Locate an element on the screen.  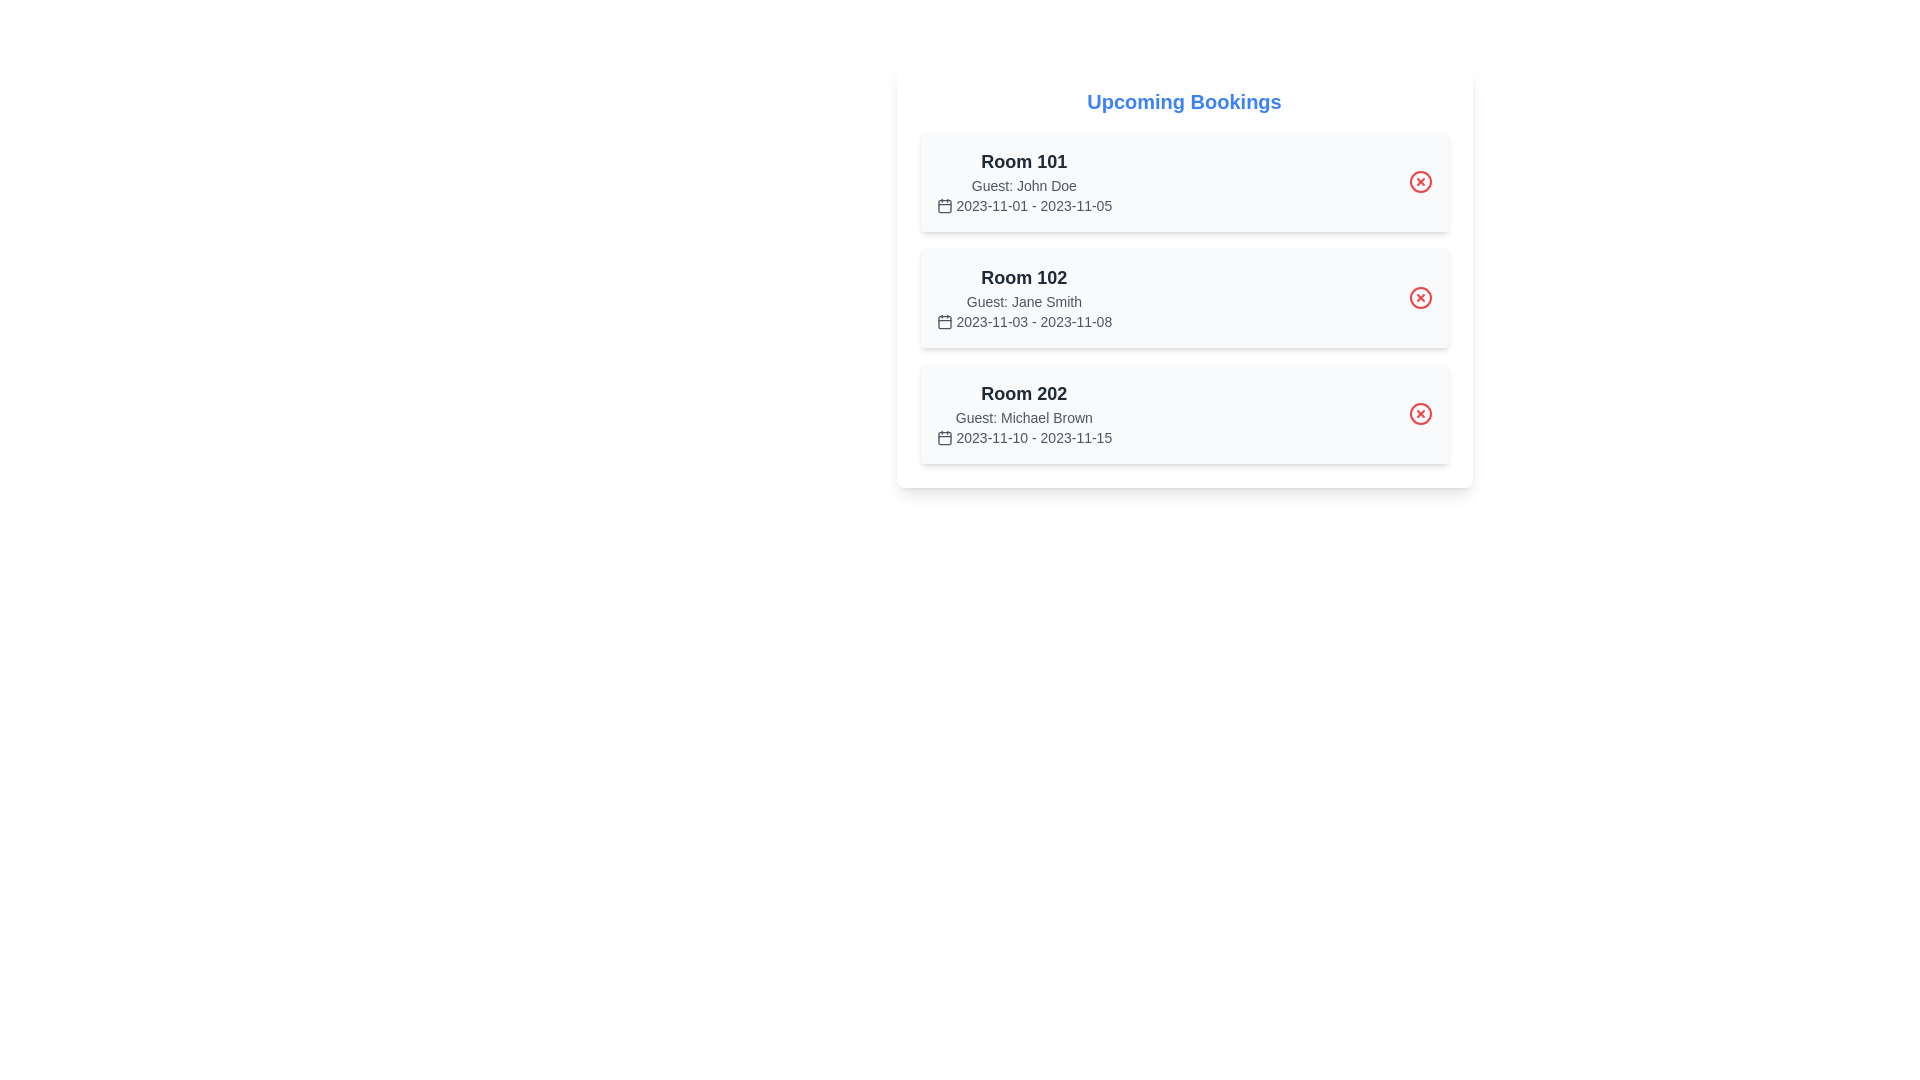
the summary card displaying the hotel room booking details, which includes the room number, guest's name, and booking duration, located at the top of the vertical list of booking items is located at coordinates (1024, 181).